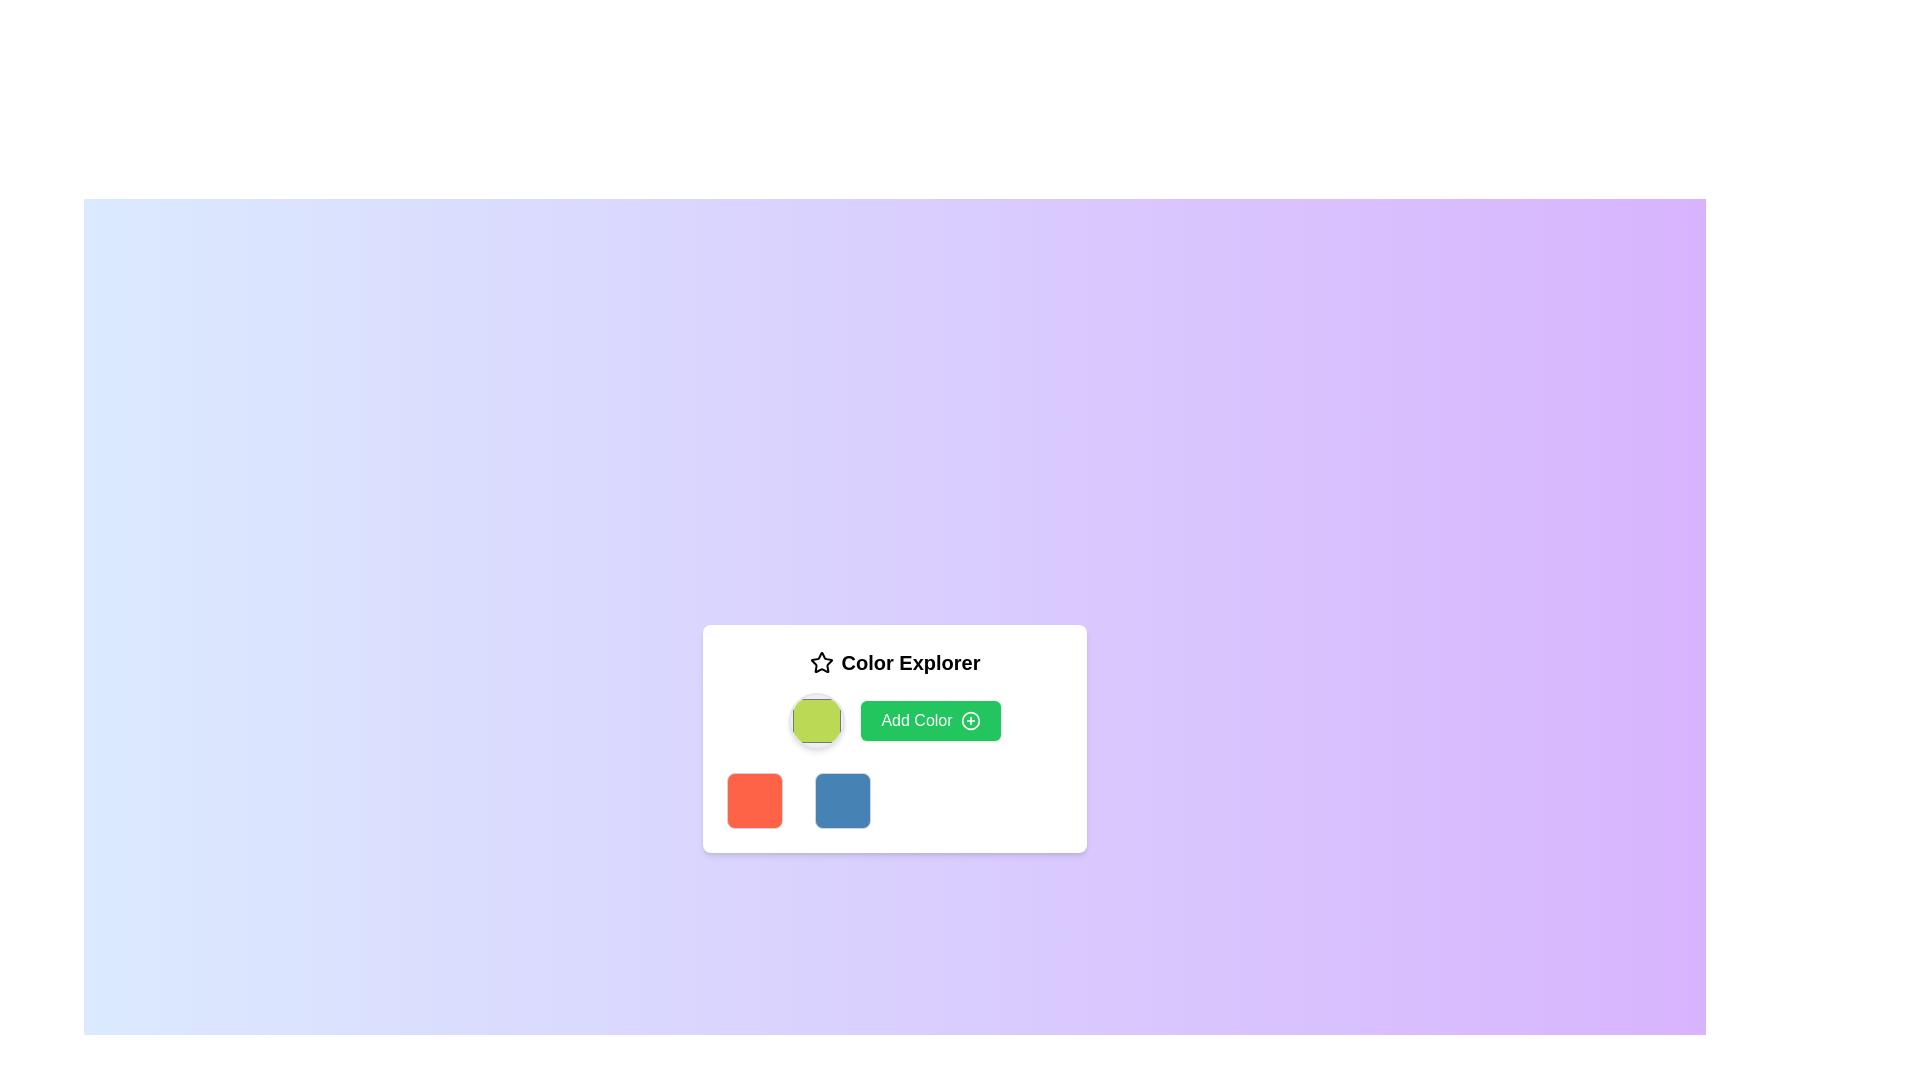 The height and width of the screenshot is (1080, 1920). What do you see at coordinates (821, 662) in the screenshot?
I see `the visually styled star icon located in the 'Color Explorer' card by moving the mouse to its center point` at bounding box center [821, 662].